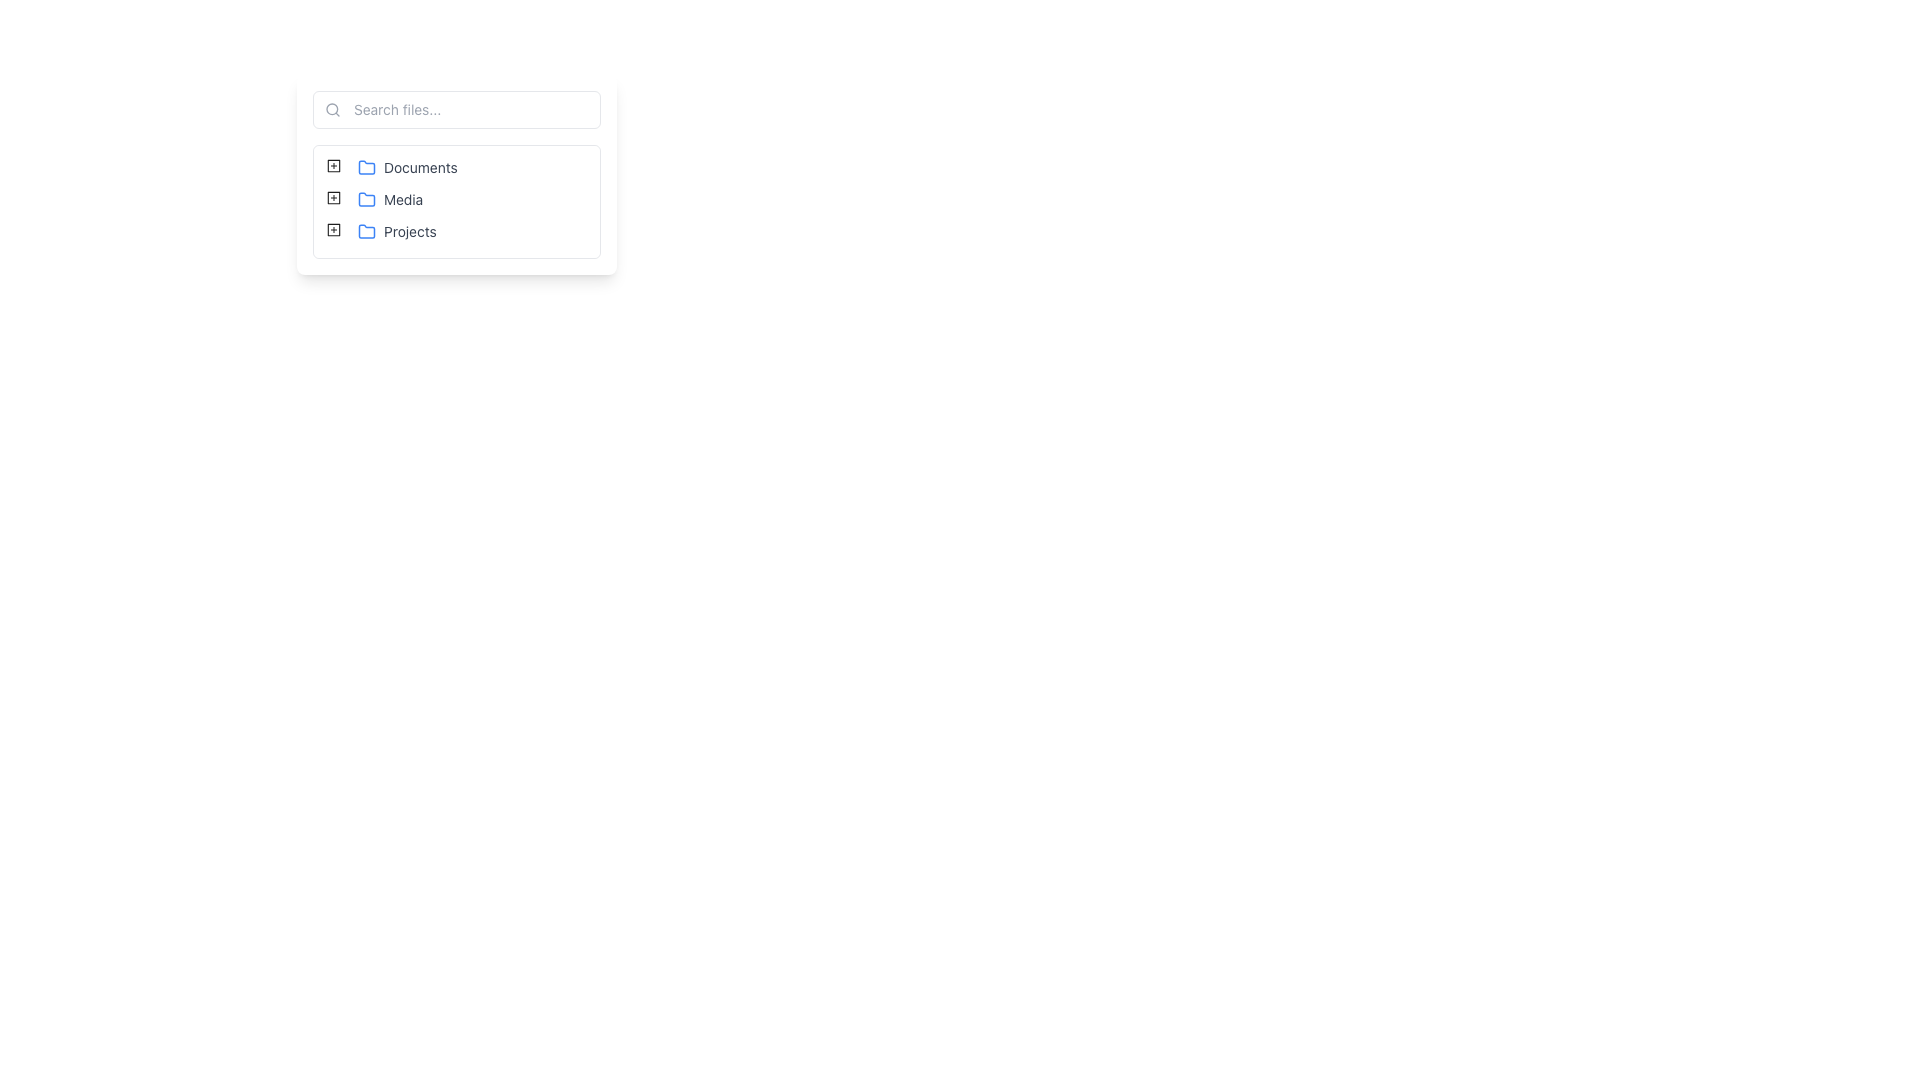  What do you see at coordinates (397, 230) in the screenshot?
I see `the 'Projects' folder item in the navigational tree` at bounding box center [397, 230].